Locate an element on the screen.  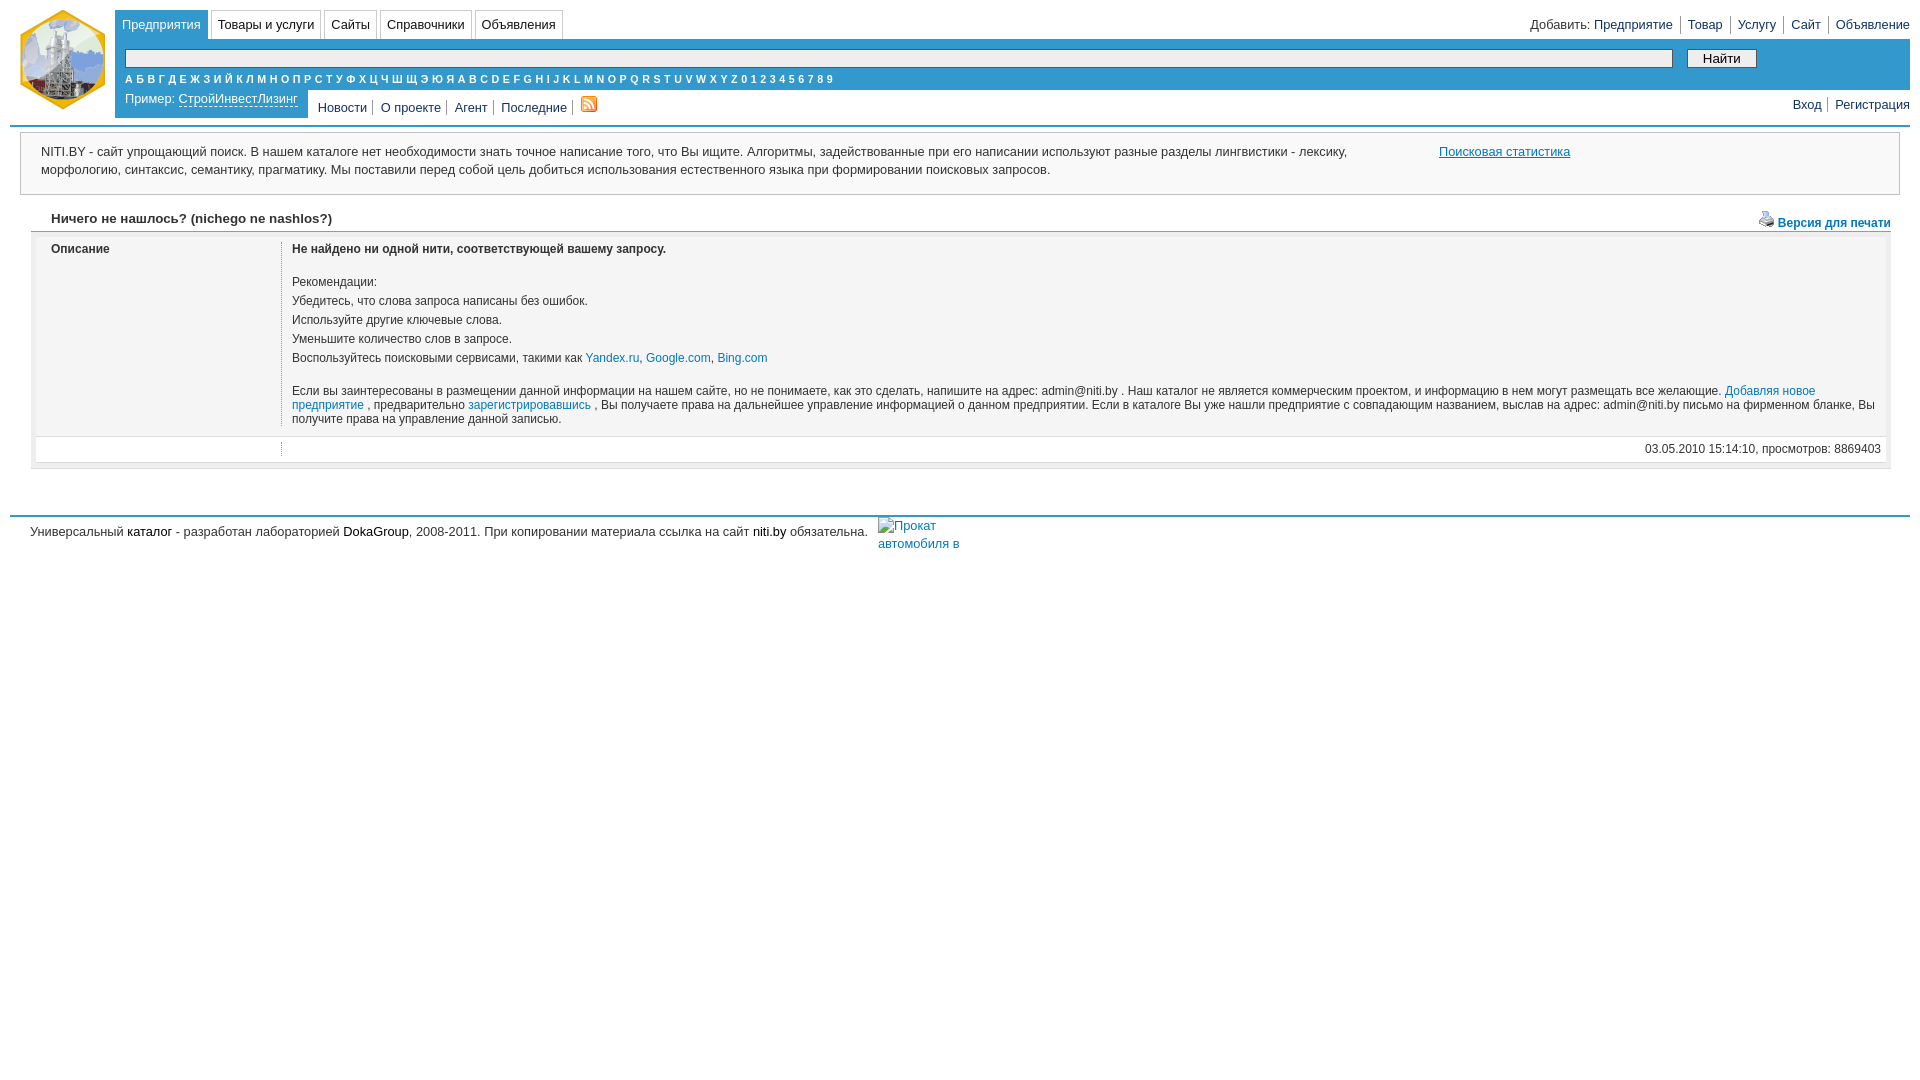
'Q' is located at coordinates (632, 77).